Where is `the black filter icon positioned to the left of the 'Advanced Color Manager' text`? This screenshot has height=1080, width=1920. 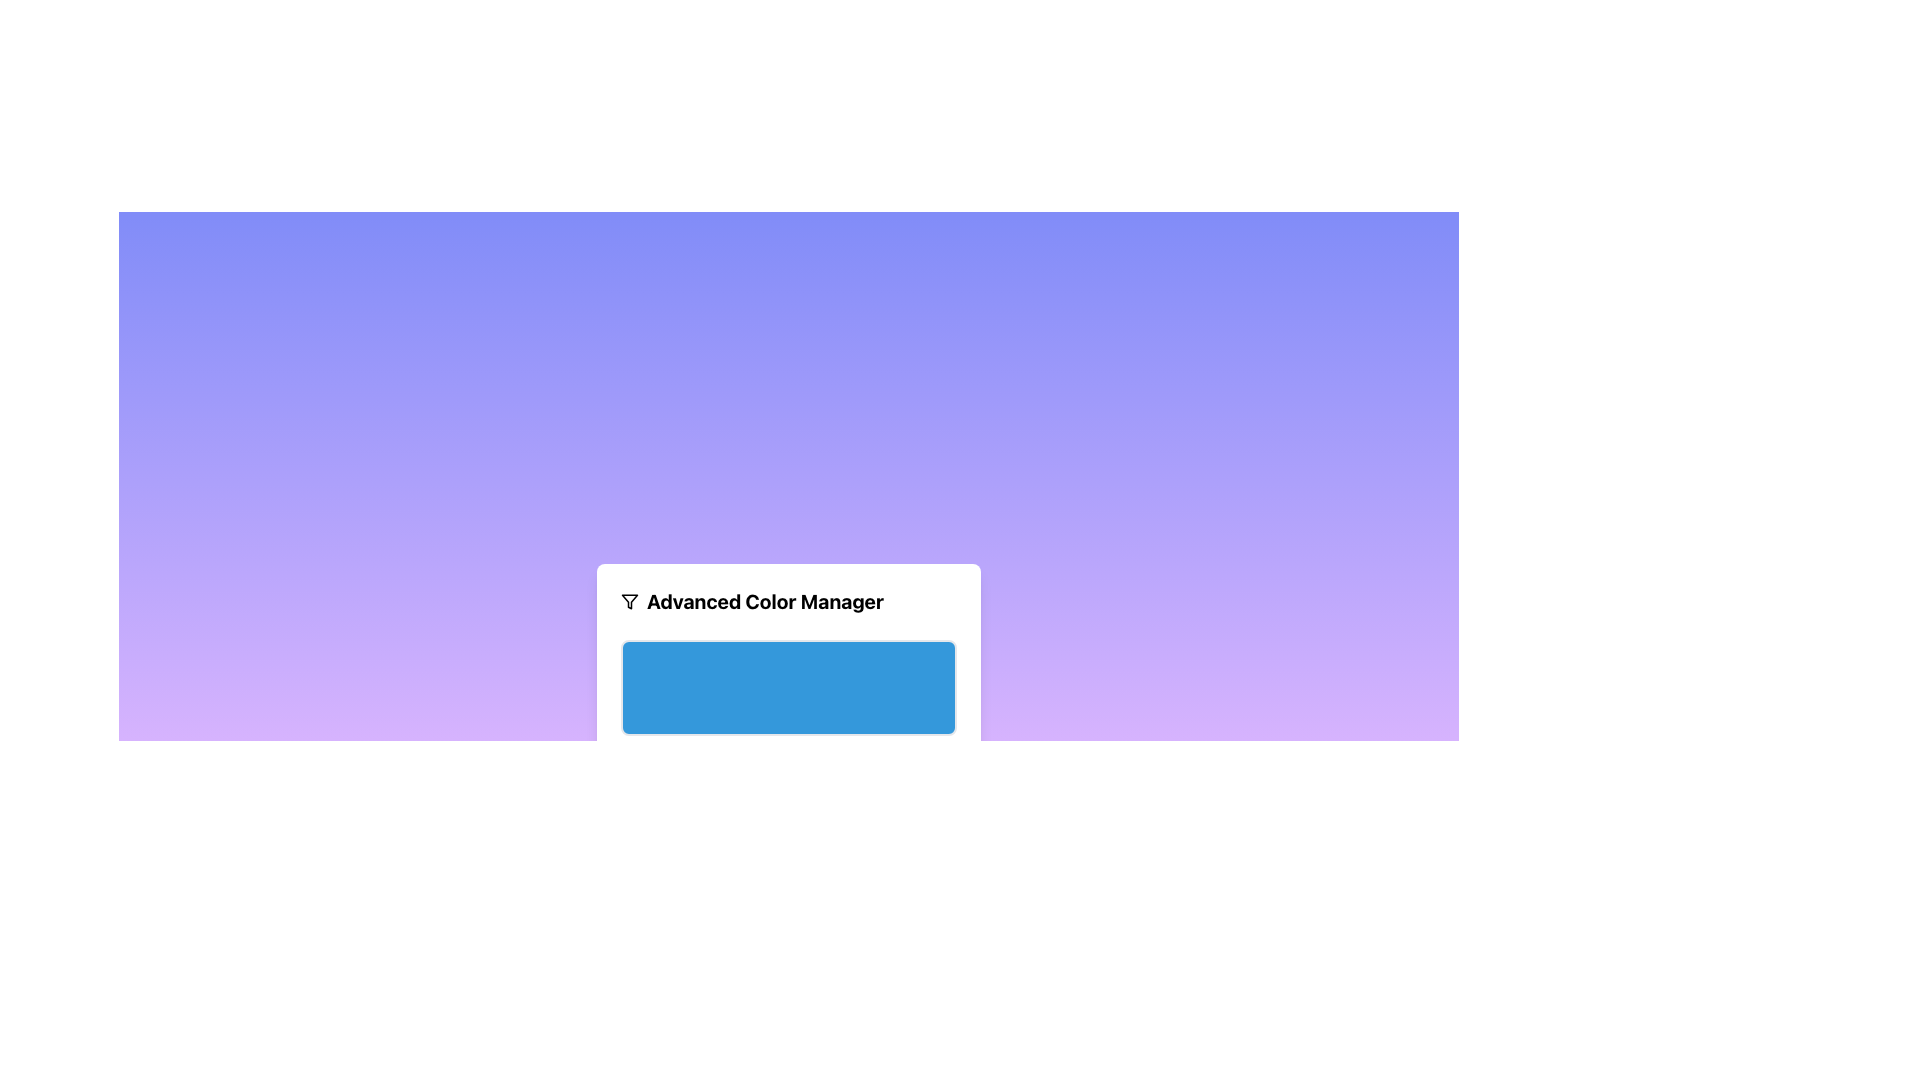 the black filter icon positioned to the left of the 'Advanced Color Manager' text is located at coordinates (628, 600).